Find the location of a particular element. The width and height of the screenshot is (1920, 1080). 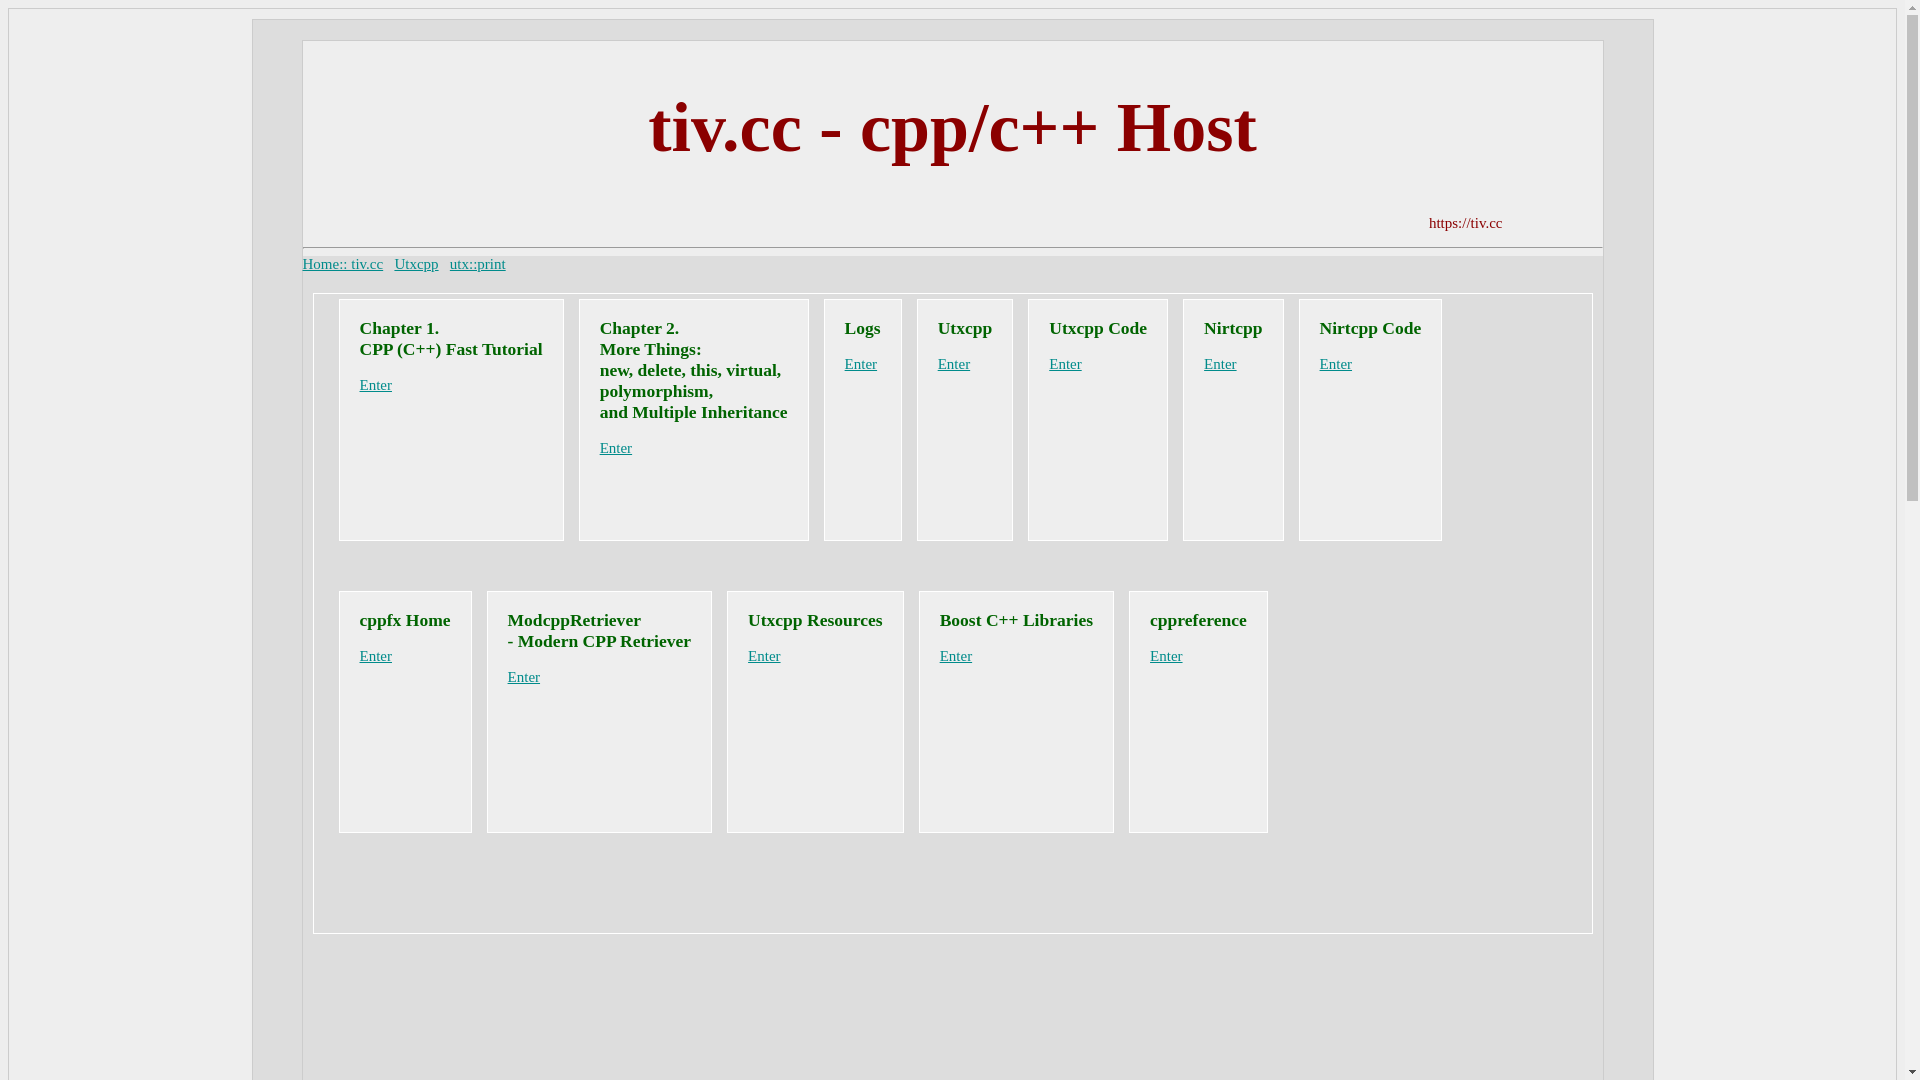

'Enter' is located at coordinates (1150, 655).